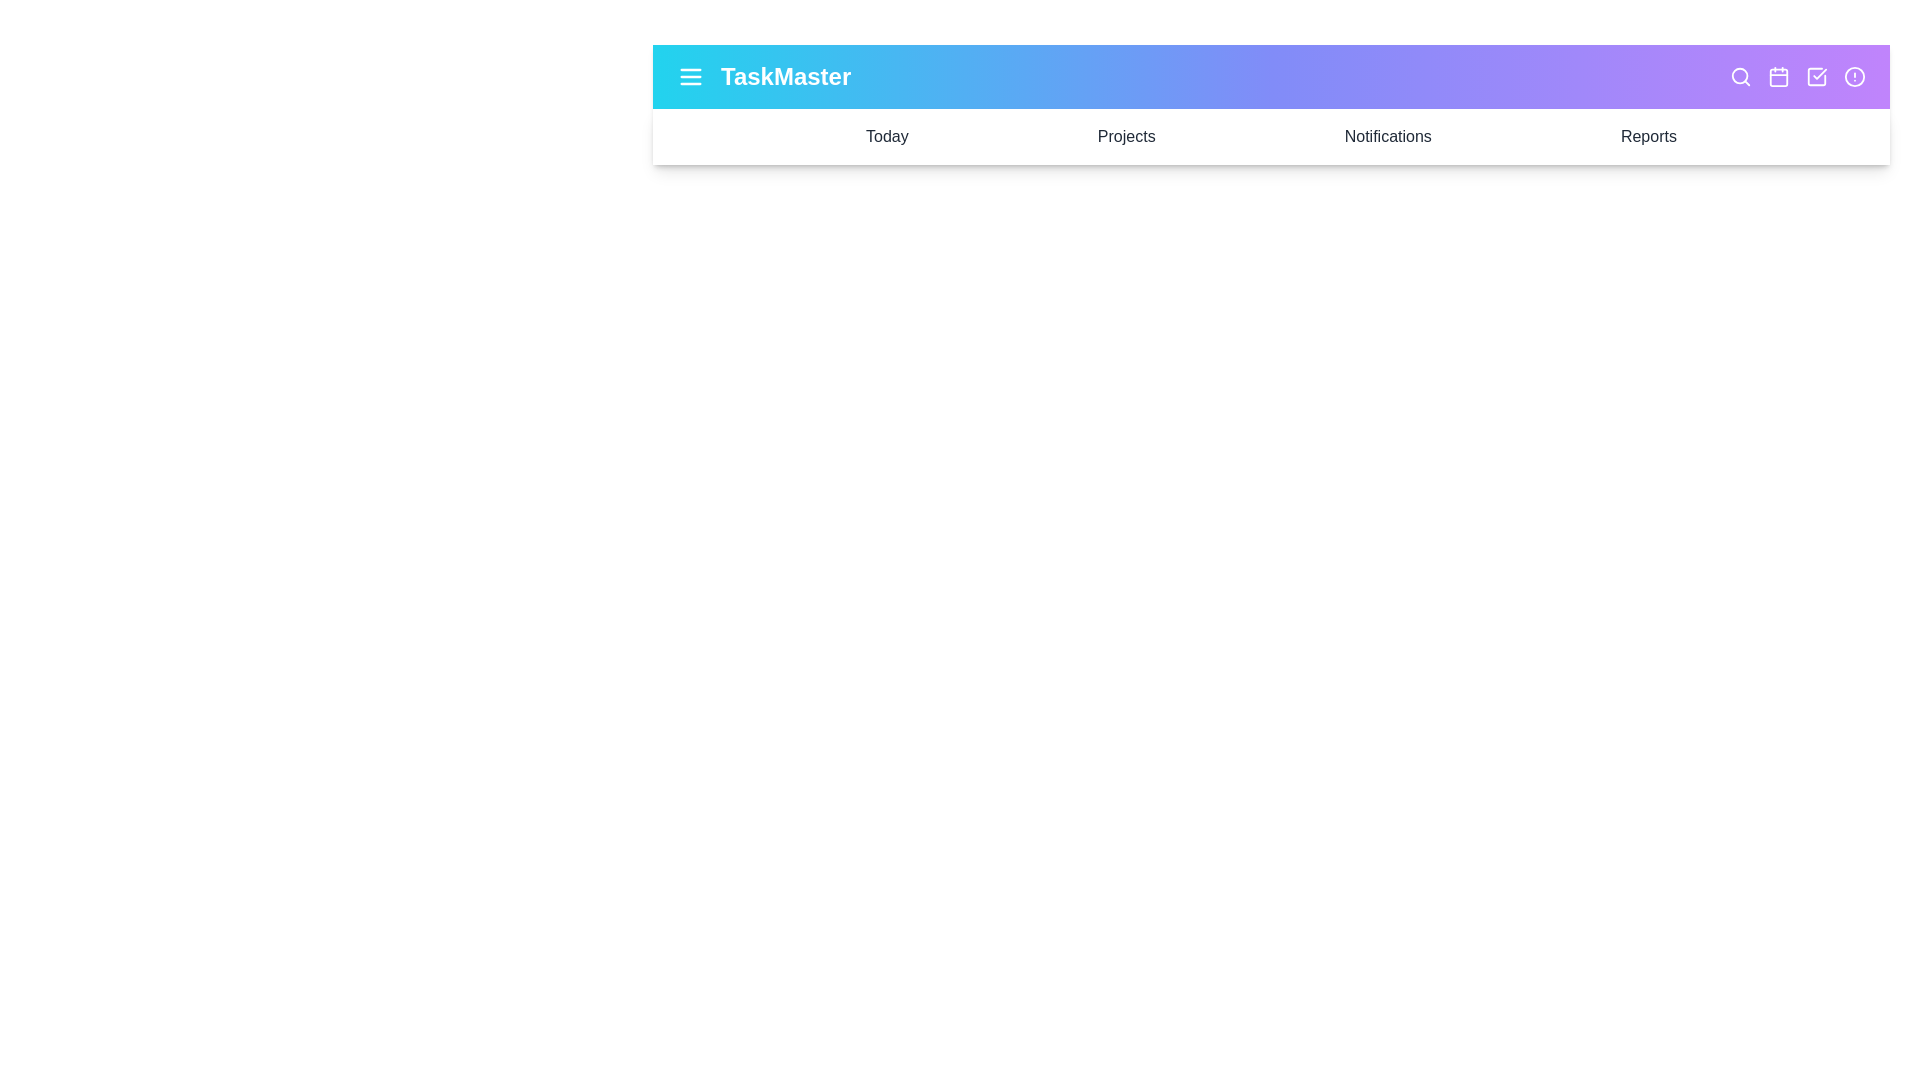 This screenshot has width=1920, height=1080. Describe the element at coordinates (1648, 136) in the screenshot. I see `the 'Reports' text in the navigation bar to navigate to the 'Reports' section` at that location.